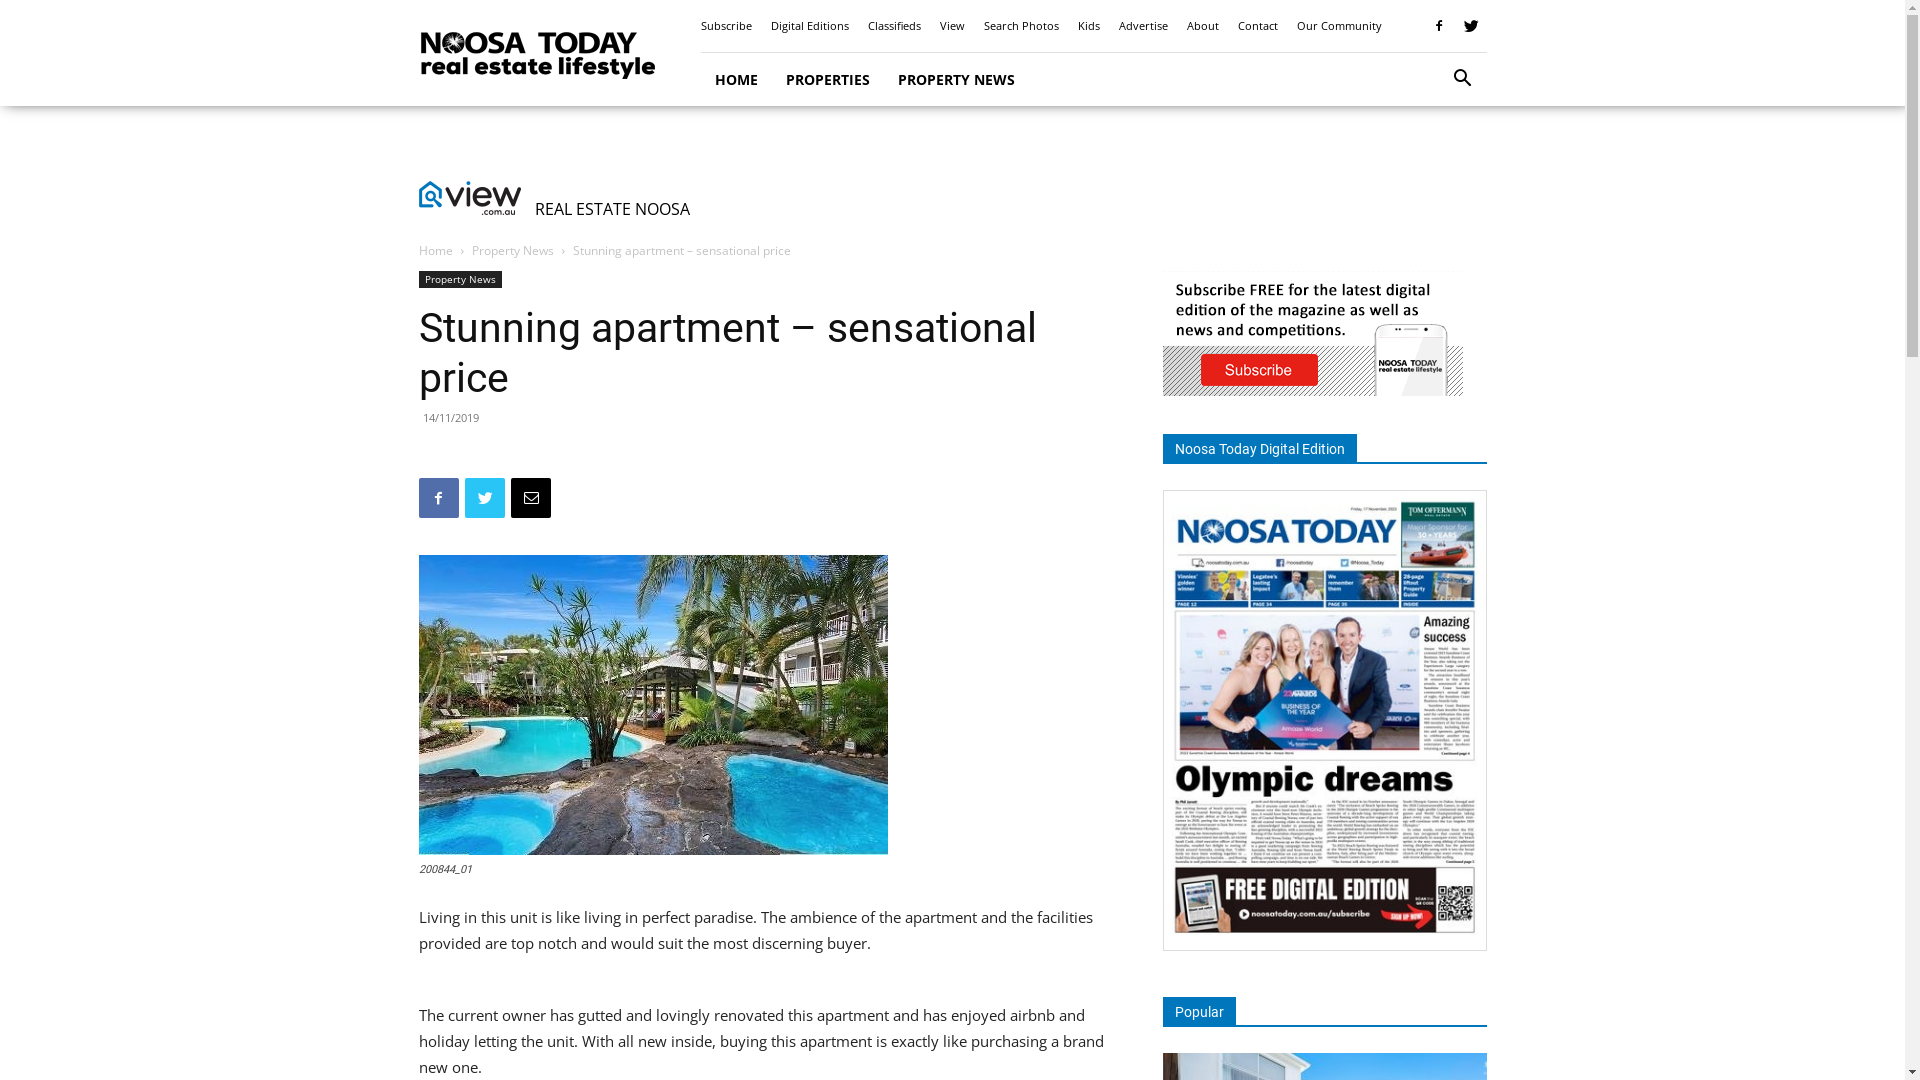 This screenshot has width=1920, height=1080. What do you see at coordinates (893, 25) in the screenshot?
I see `'Classifieds'` at bounding box center [893, 25].